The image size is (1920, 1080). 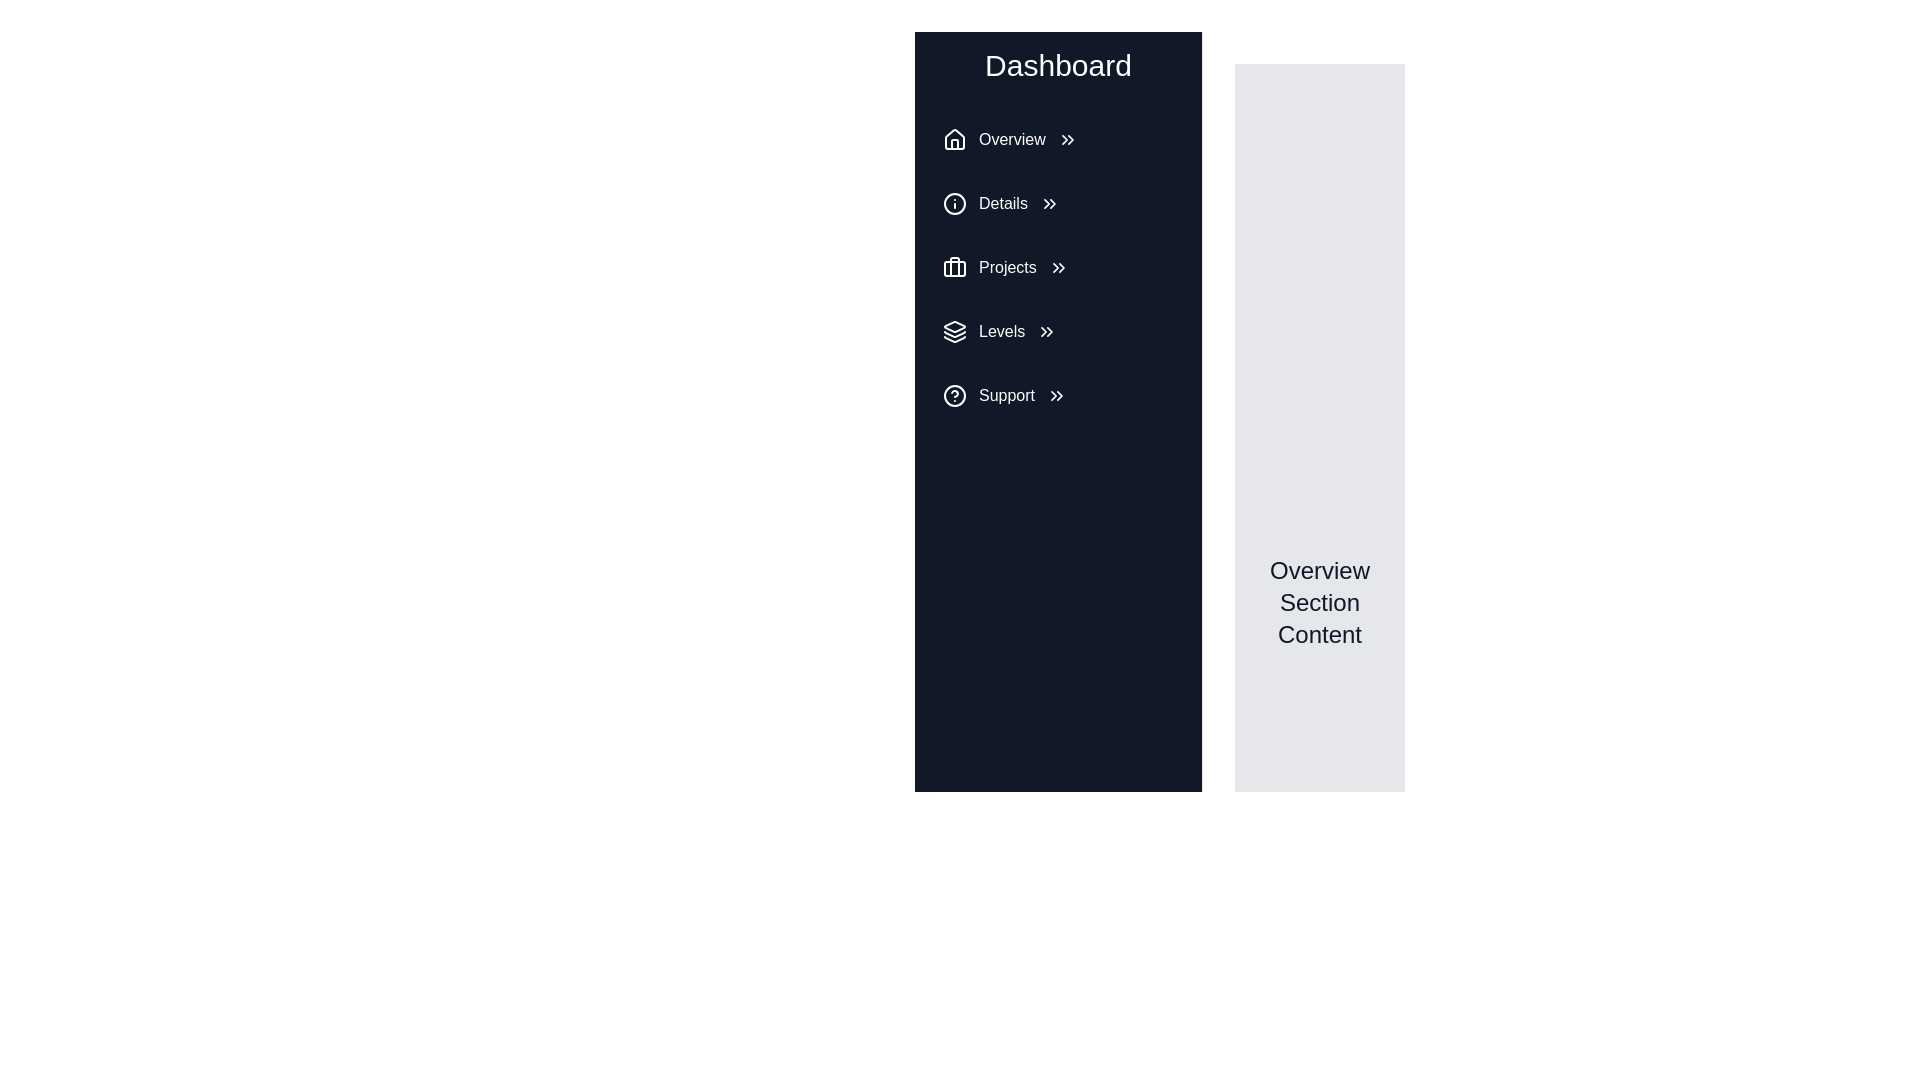 I want to click on the Navigation icon, which consists of two right-pointing chevrons in line art style, located to the far right of the 'Details' text in the Dashboard section's vertical menu, so click(x=1048, y=204).